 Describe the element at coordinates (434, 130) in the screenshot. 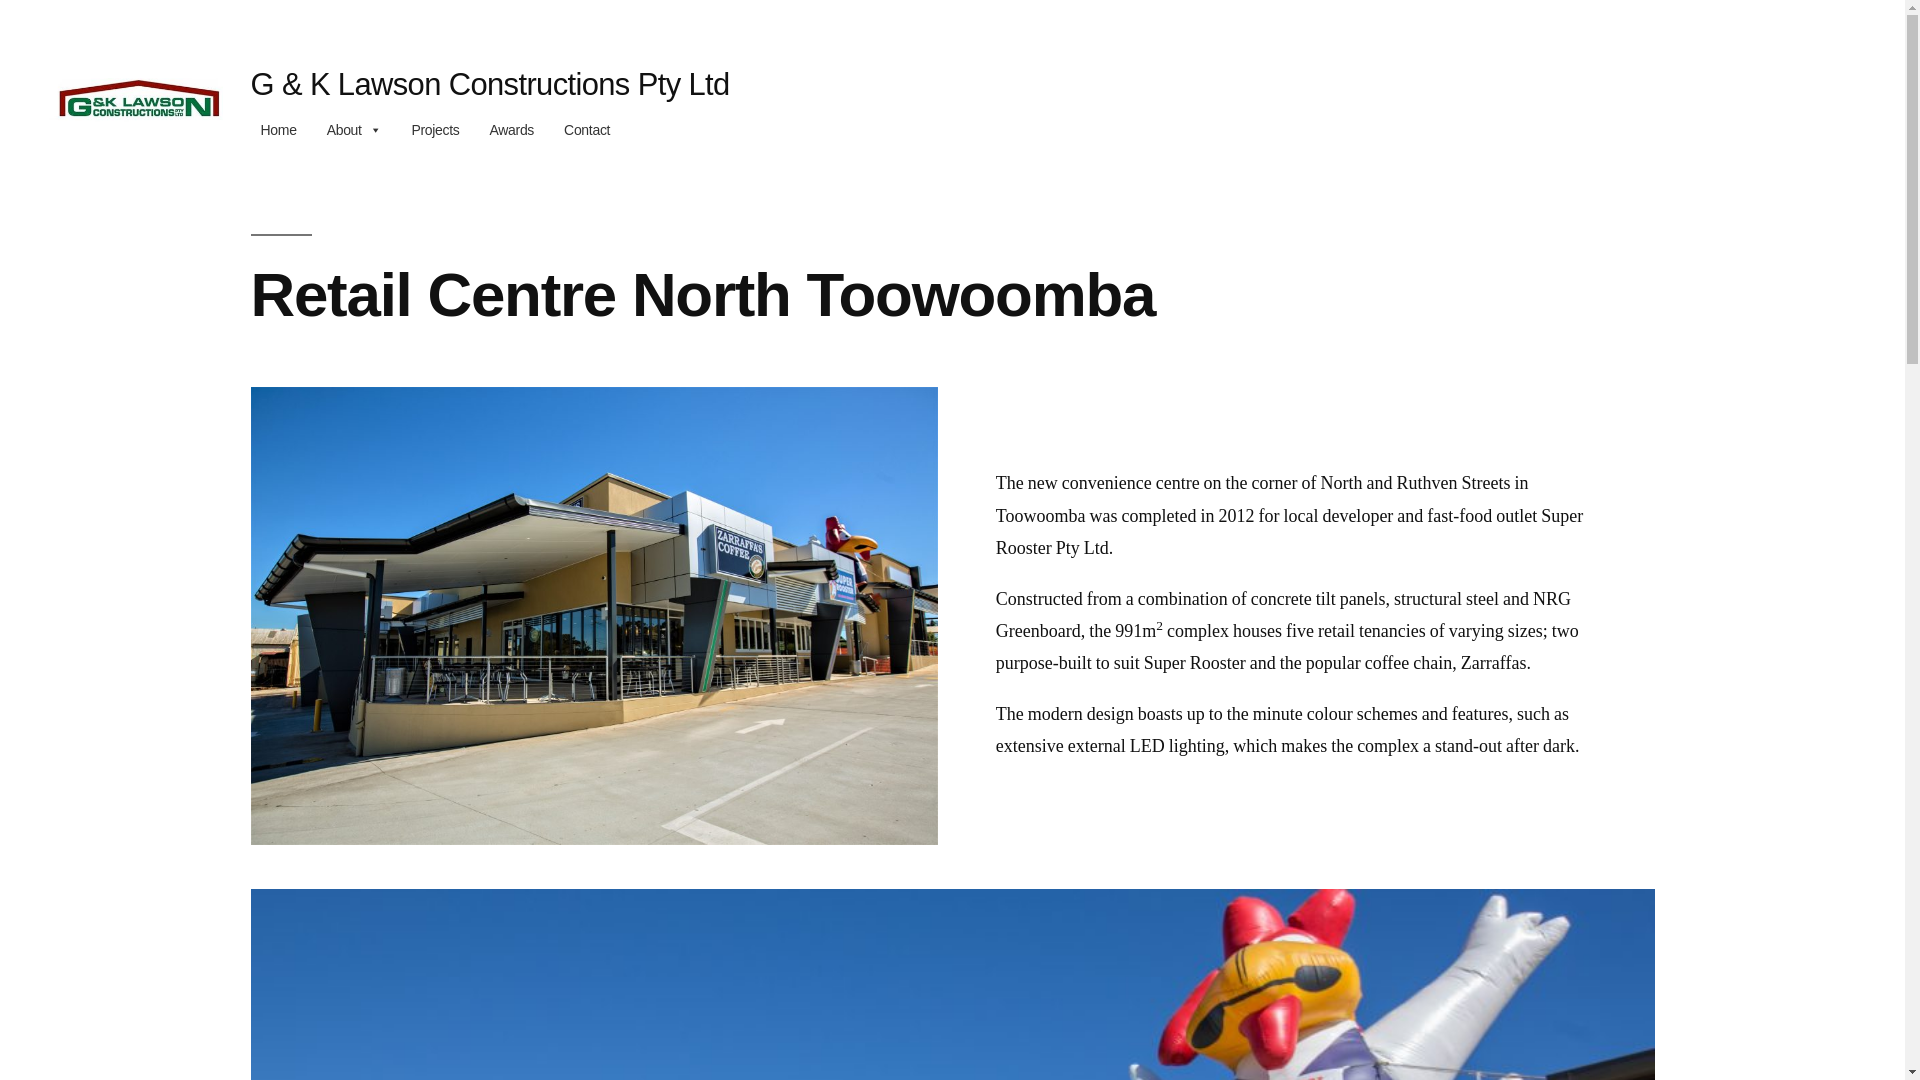

I see `'Projects'` at that location.